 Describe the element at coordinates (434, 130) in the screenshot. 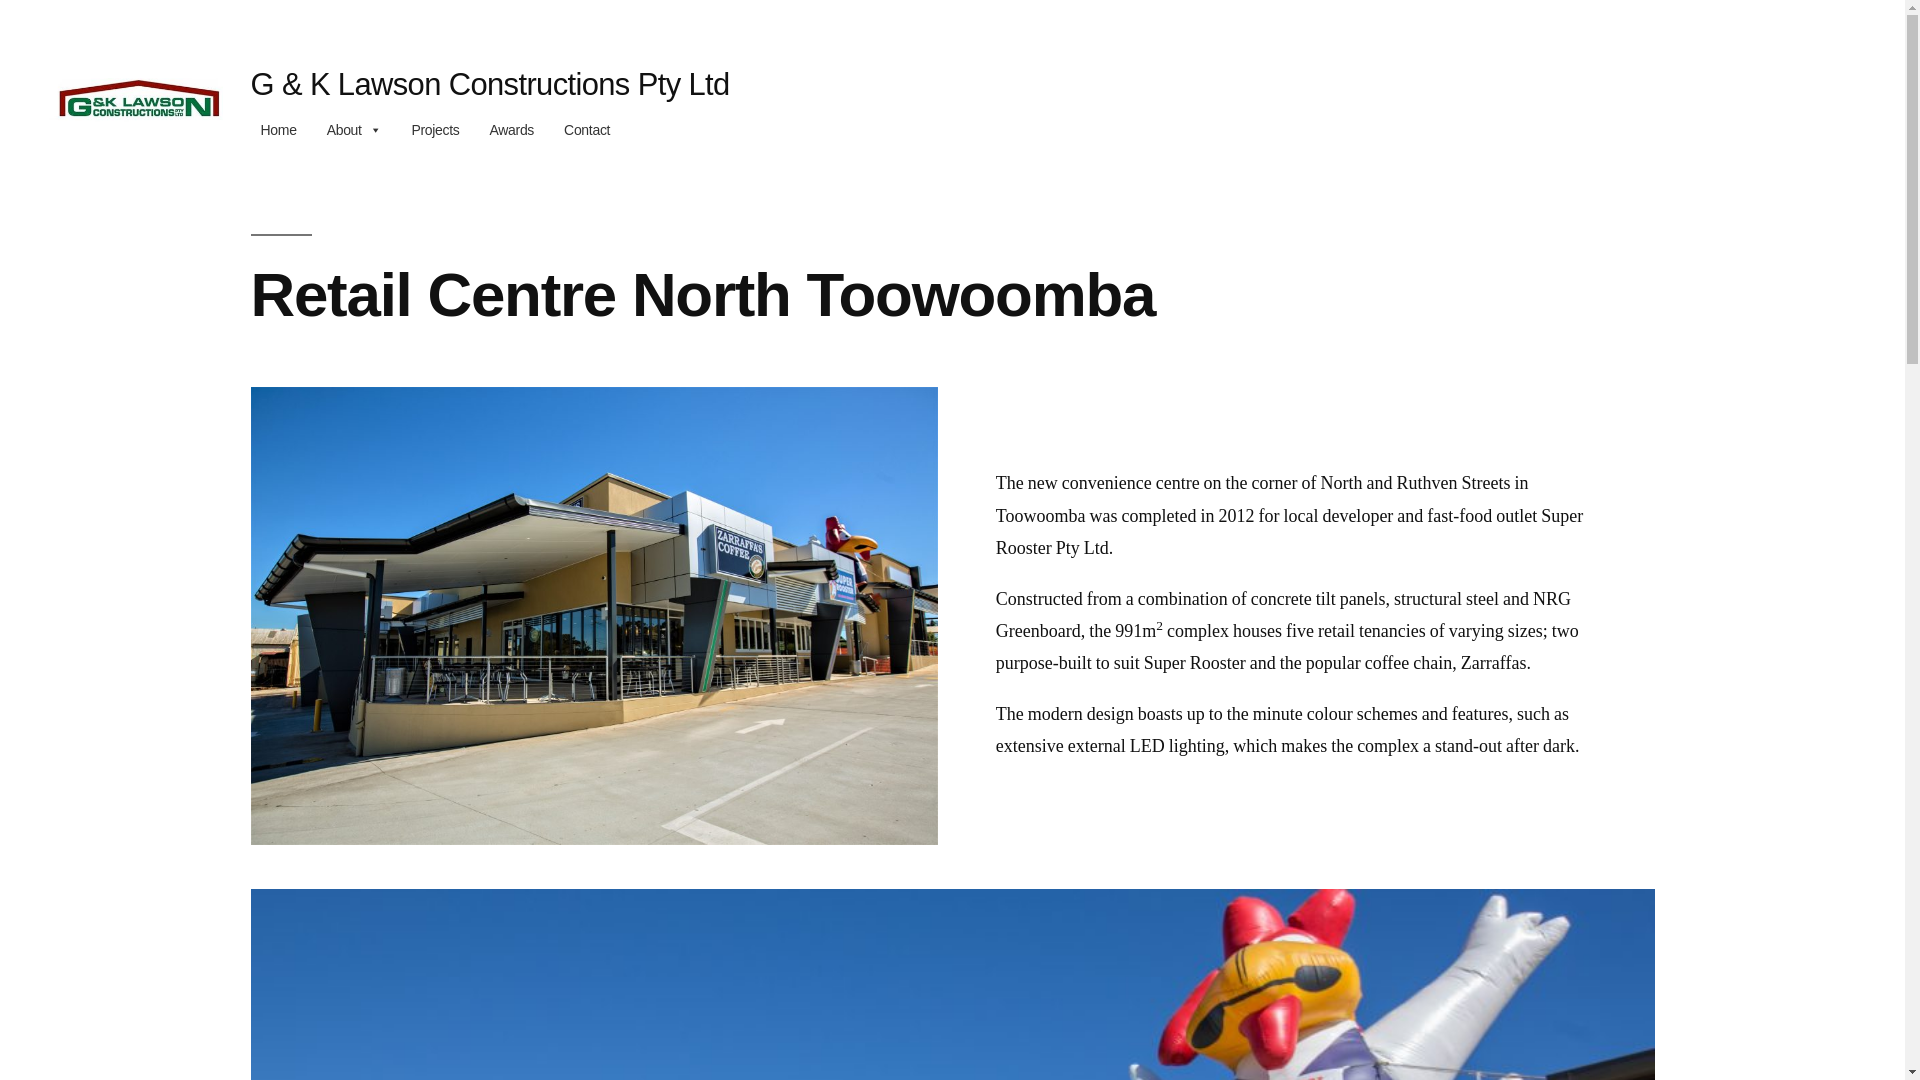

I see `'Projects'` at that location.